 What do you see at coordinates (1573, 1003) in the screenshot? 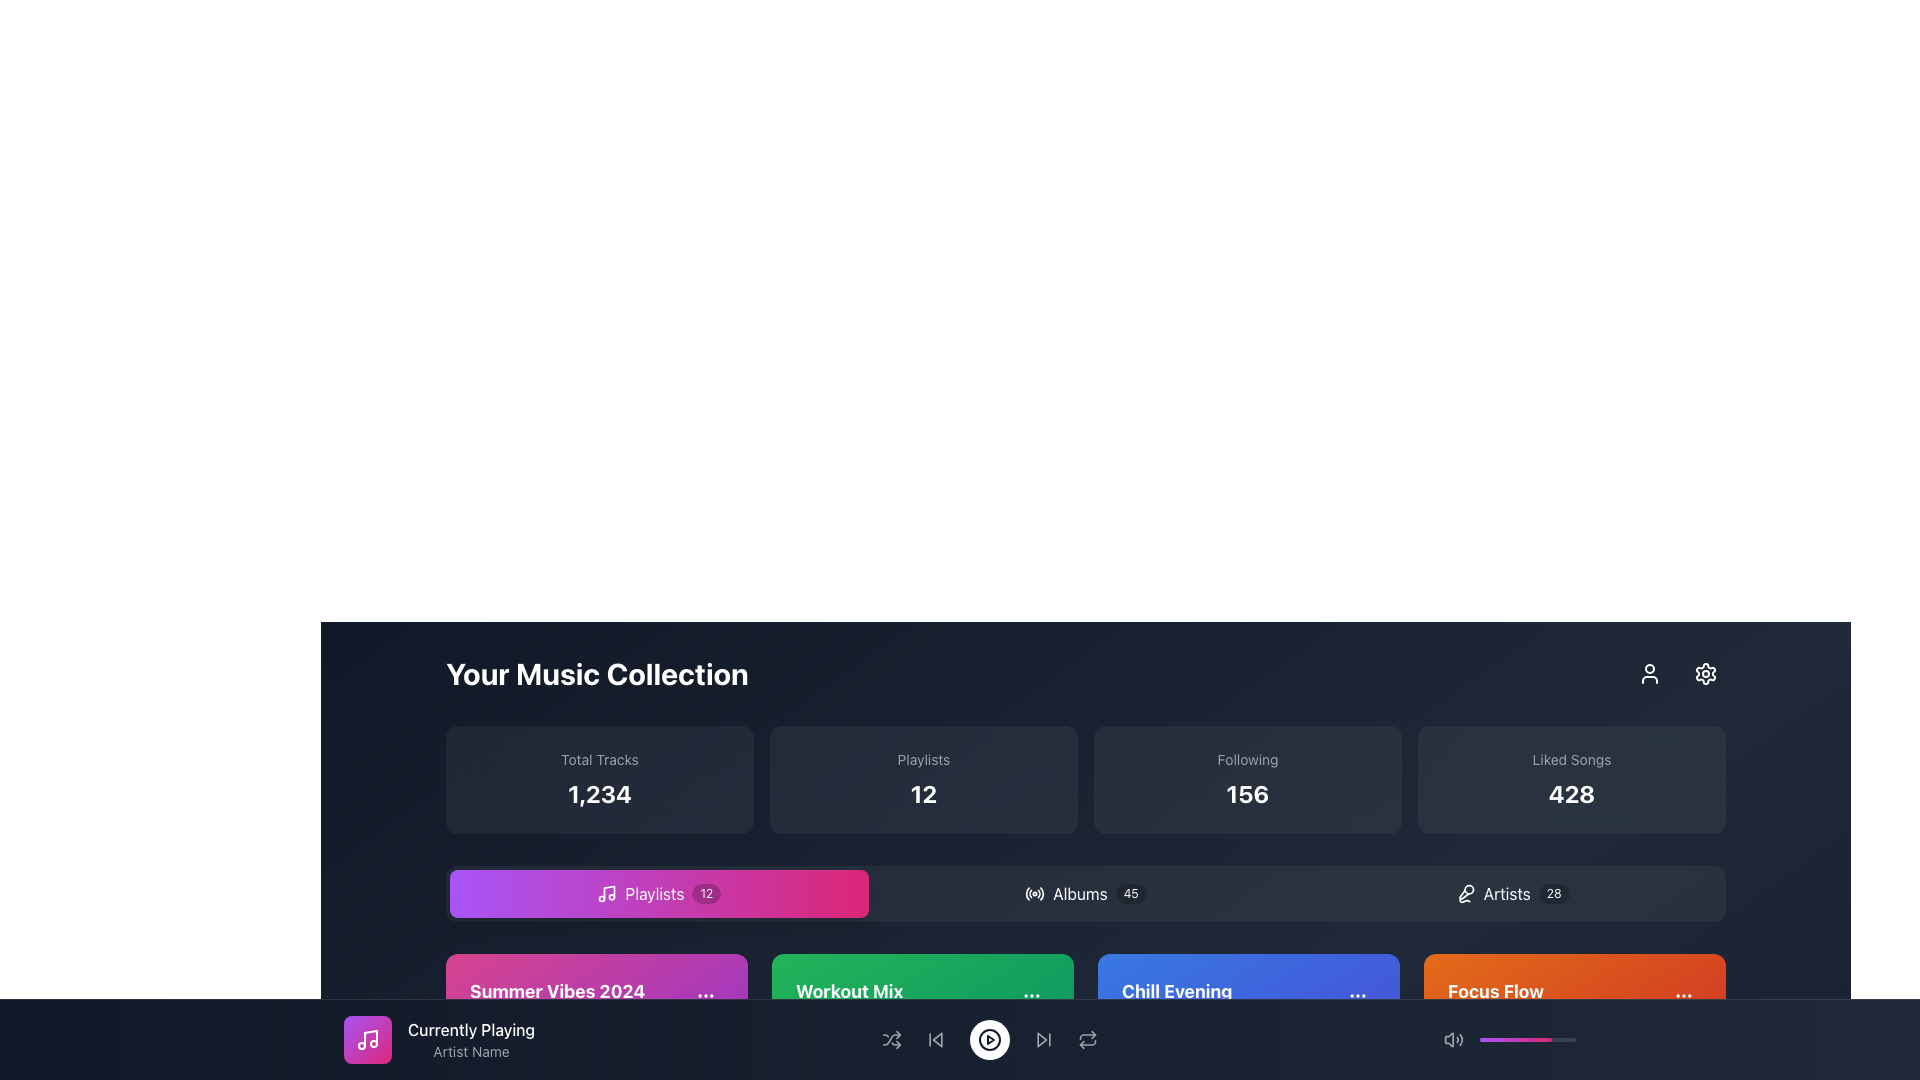
I see `the clickable card element titled 'Focus Flow' with subtext '15 tracks' located in the bottom right corner of the grid layout` at bounding box center [1573, 1003].